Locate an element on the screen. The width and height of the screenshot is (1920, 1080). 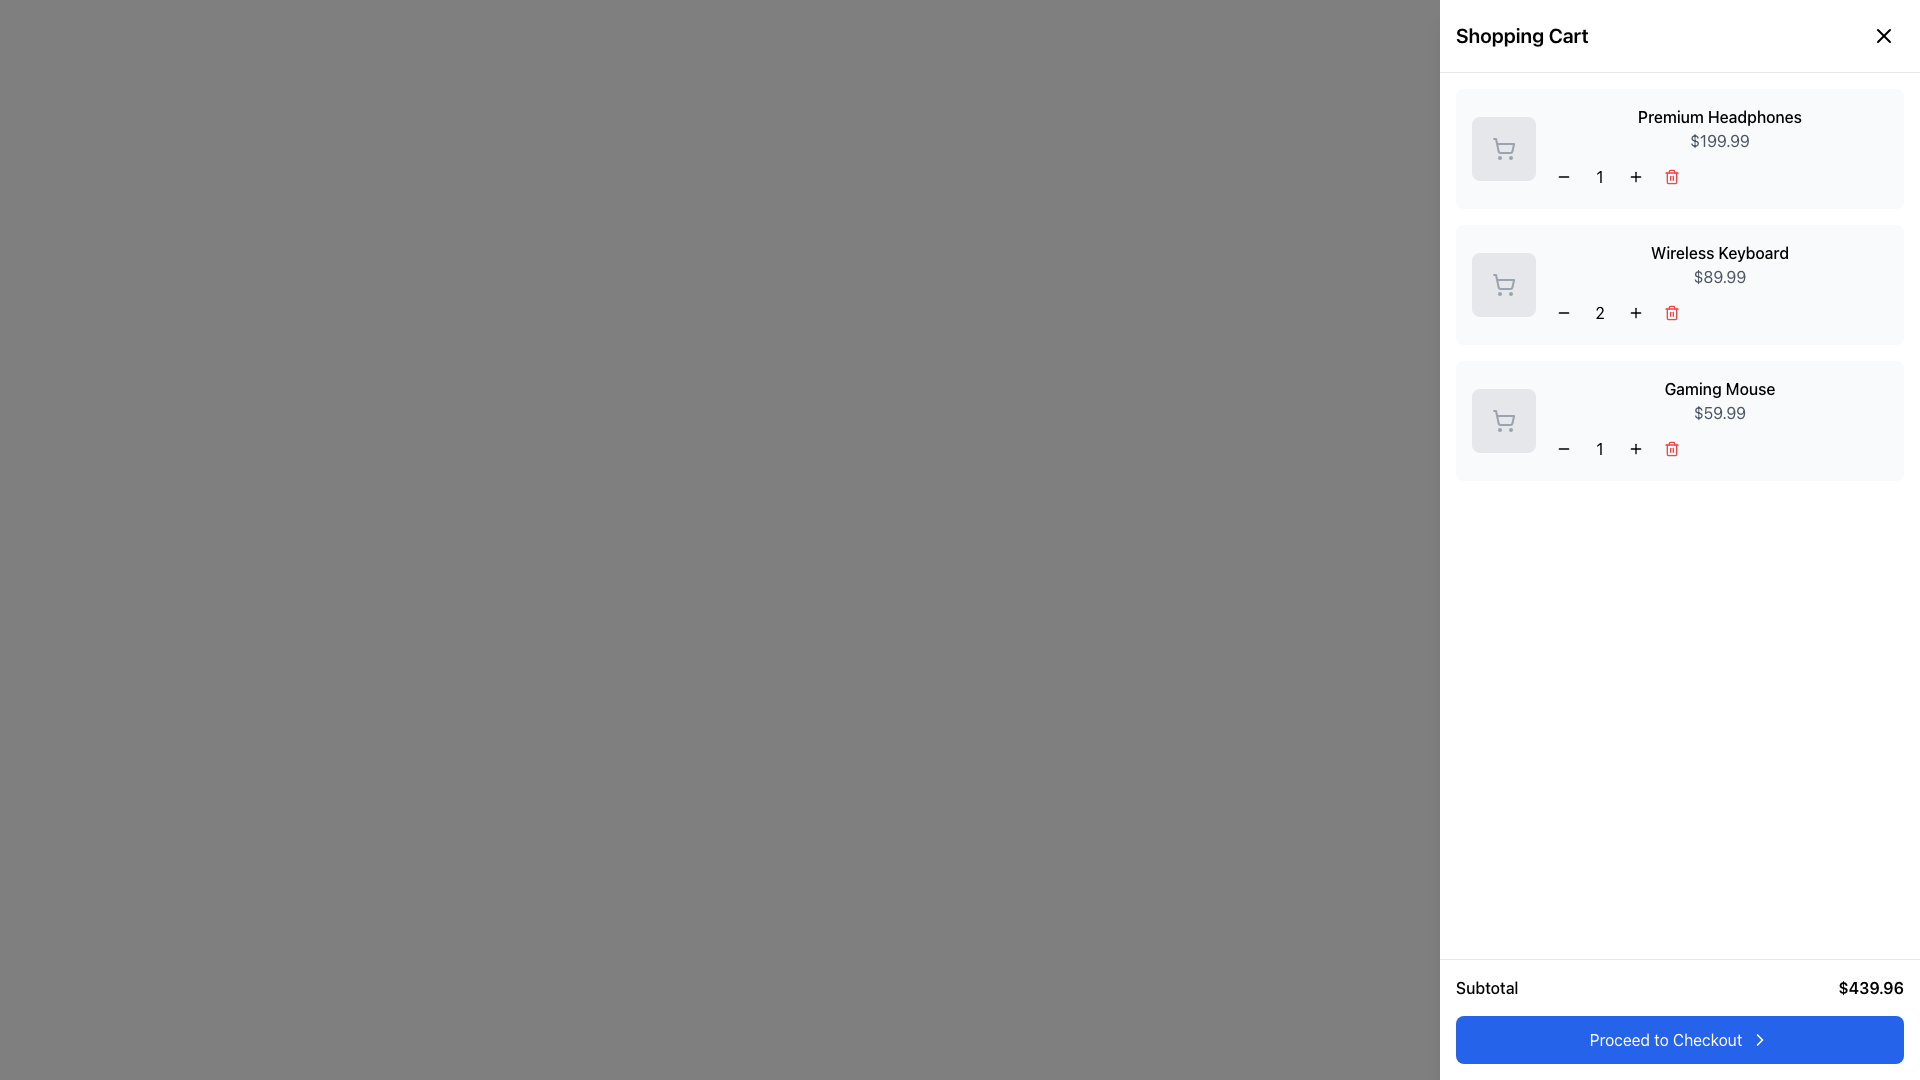
the button that increases the quantity of the Gaming Mouse item in the shopping cart, located in the third item row between the '-' button and the trash icon is located at coordinates (1636, 447).